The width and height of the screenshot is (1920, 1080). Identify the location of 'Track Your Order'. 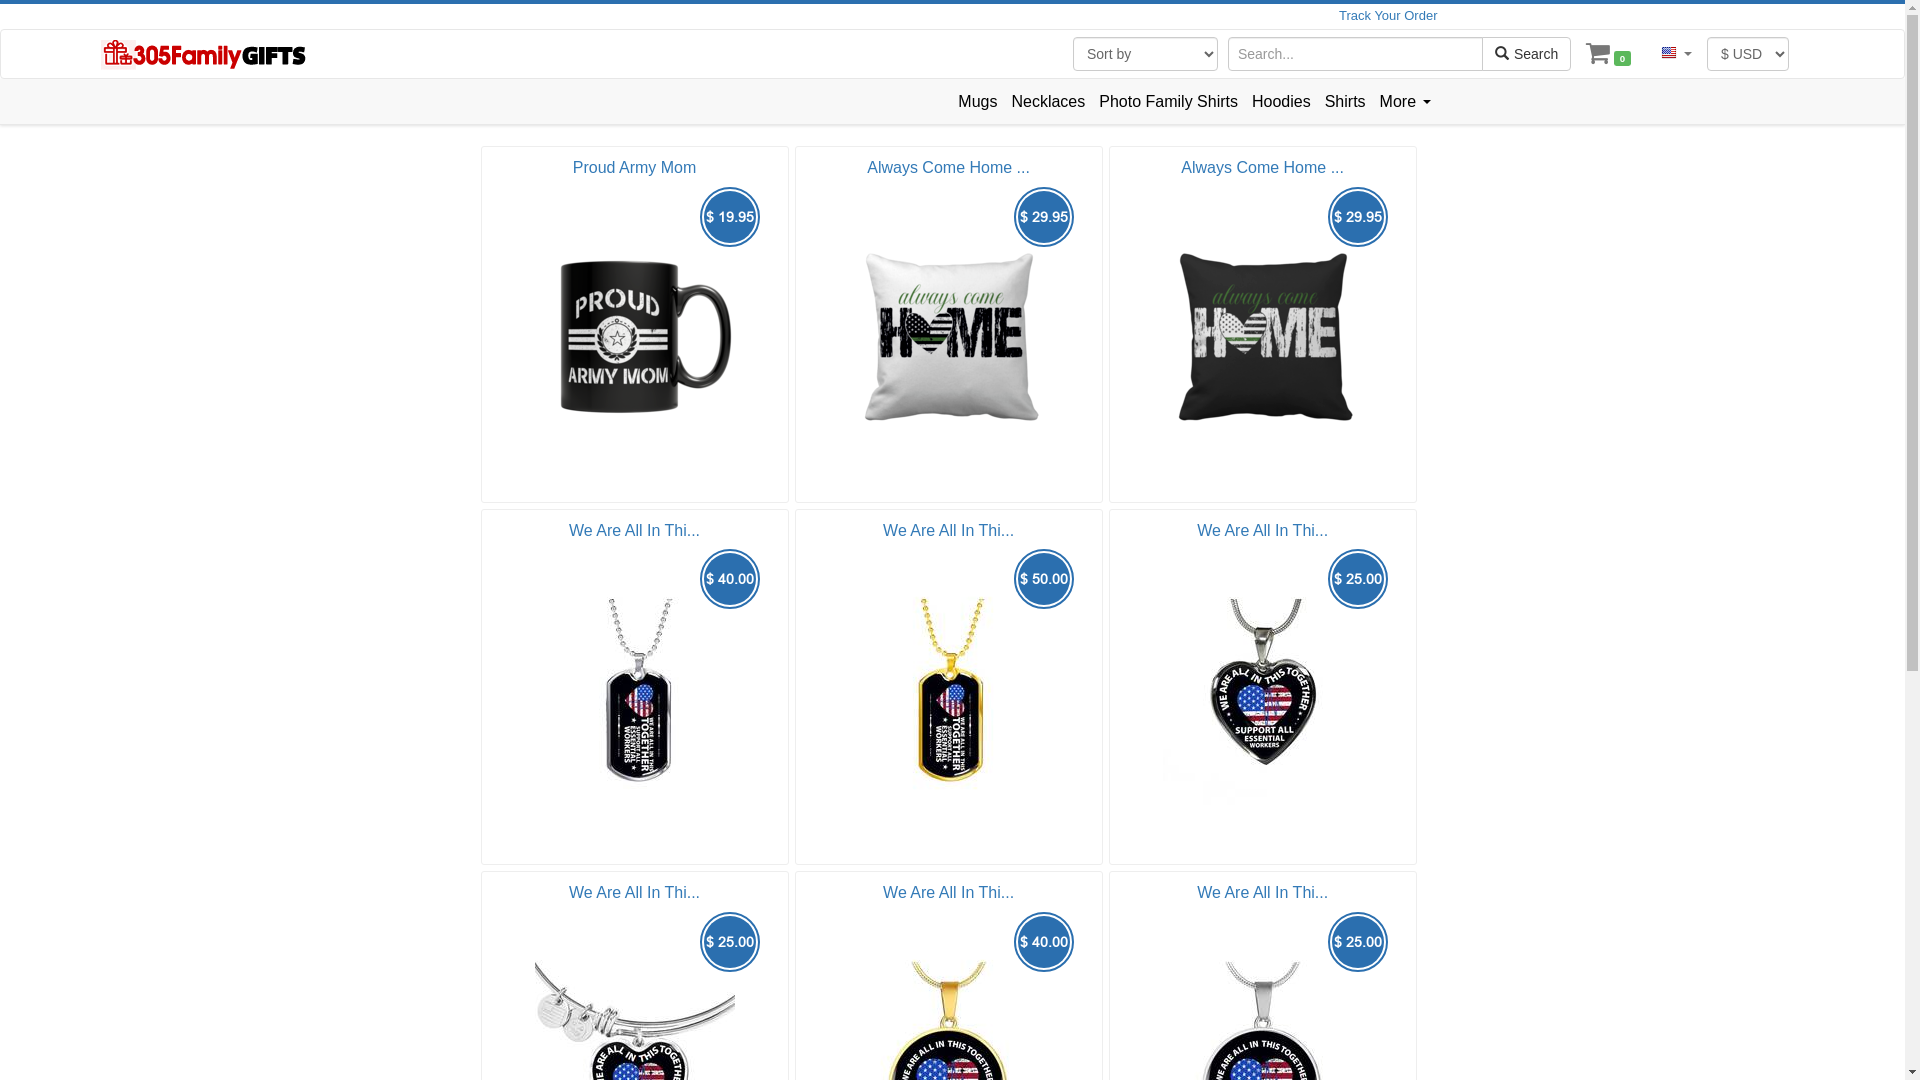
(1387, 15).